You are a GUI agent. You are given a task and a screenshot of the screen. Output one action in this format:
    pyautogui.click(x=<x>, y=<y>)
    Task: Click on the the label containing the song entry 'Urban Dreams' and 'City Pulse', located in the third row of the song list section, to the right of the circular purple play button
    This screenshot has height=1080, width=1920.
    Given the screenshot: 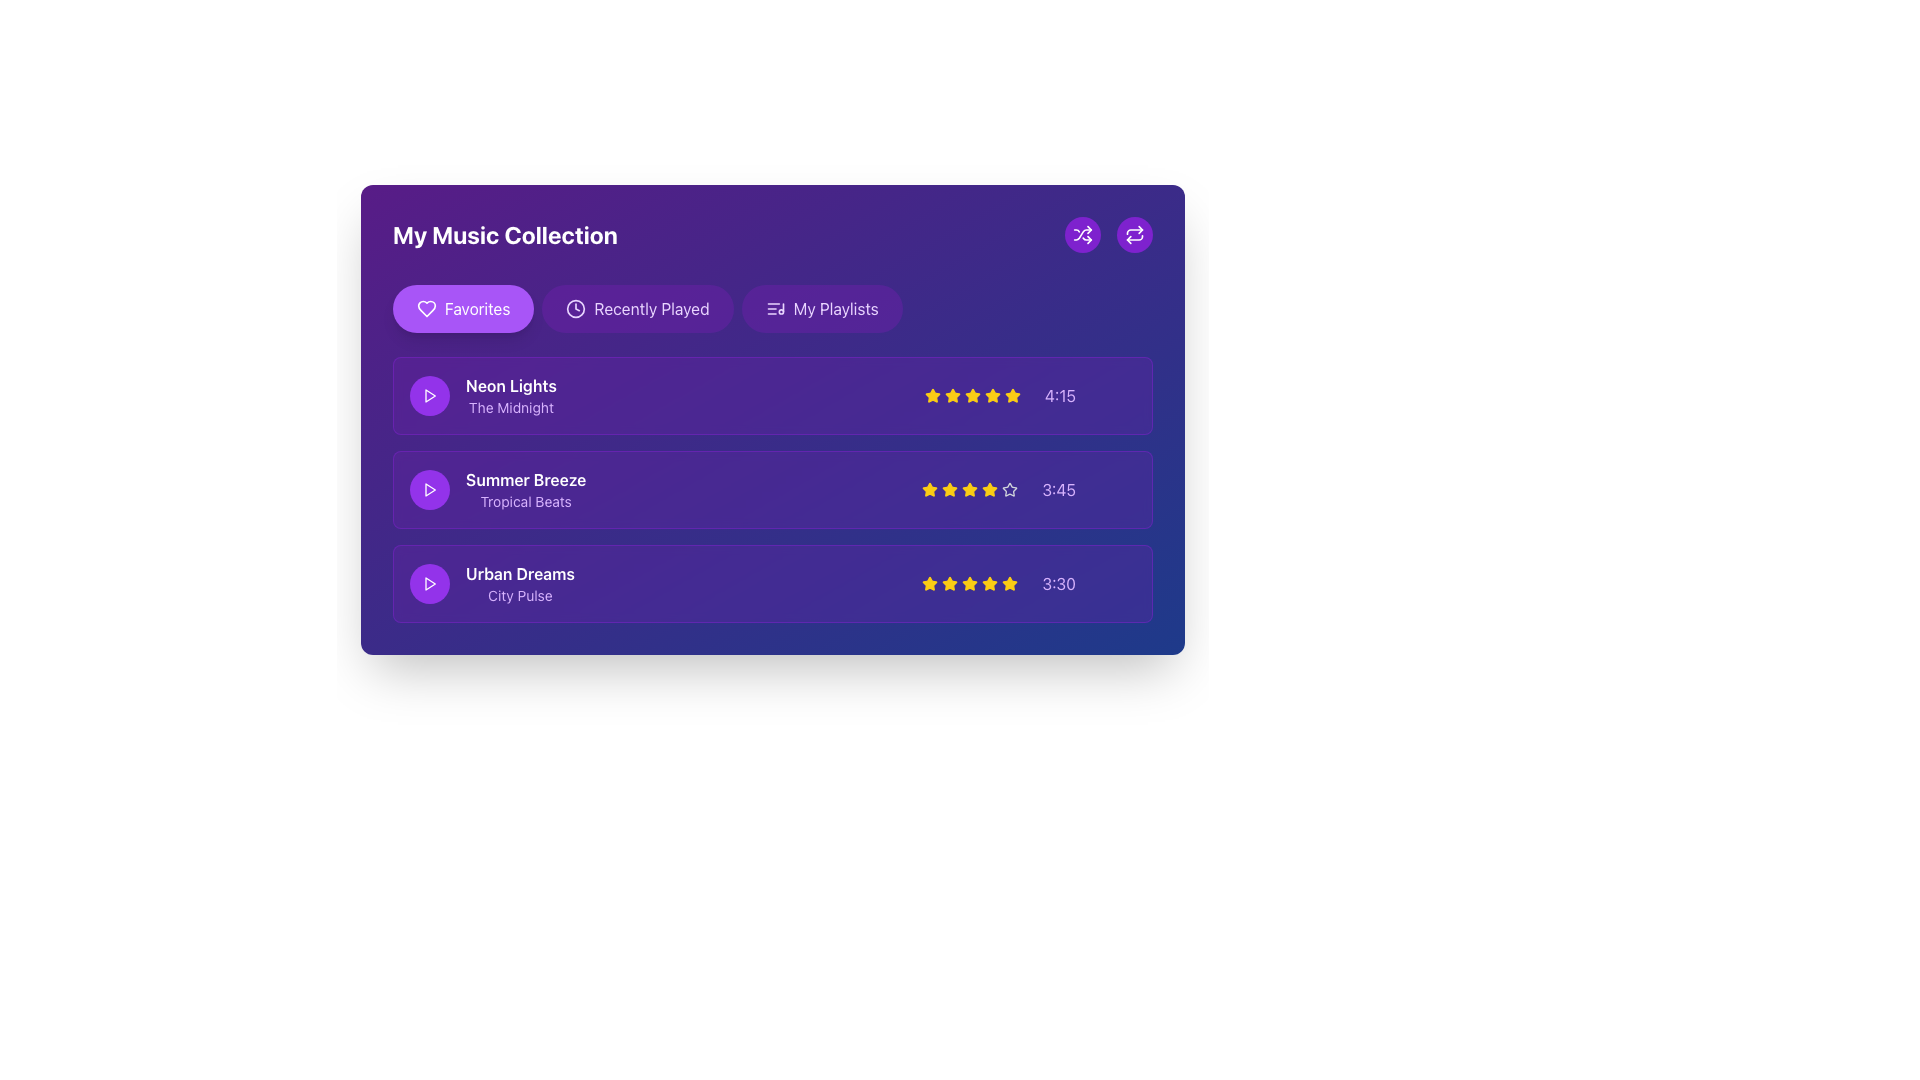 What is the action you would take?
    pyautogui.click(x=492, y=583)
    